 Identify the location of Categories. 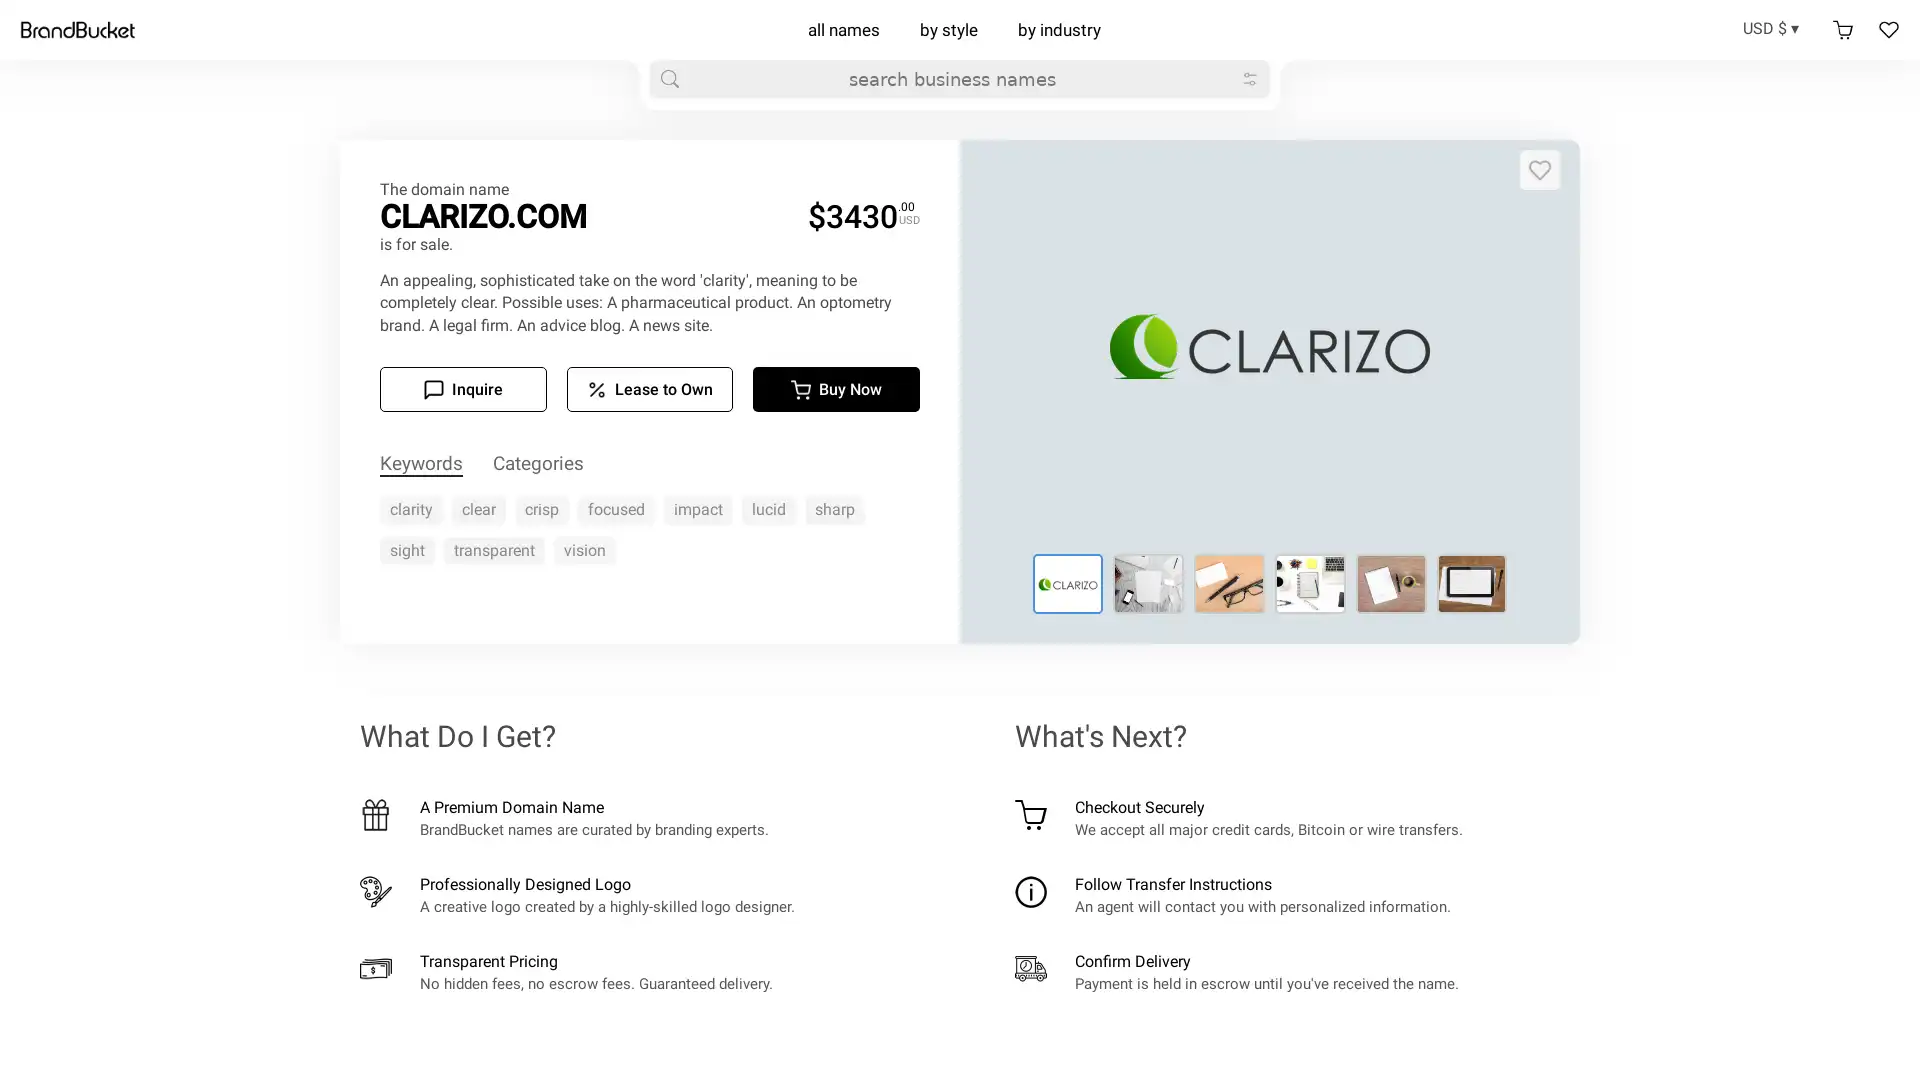
(538, 464).